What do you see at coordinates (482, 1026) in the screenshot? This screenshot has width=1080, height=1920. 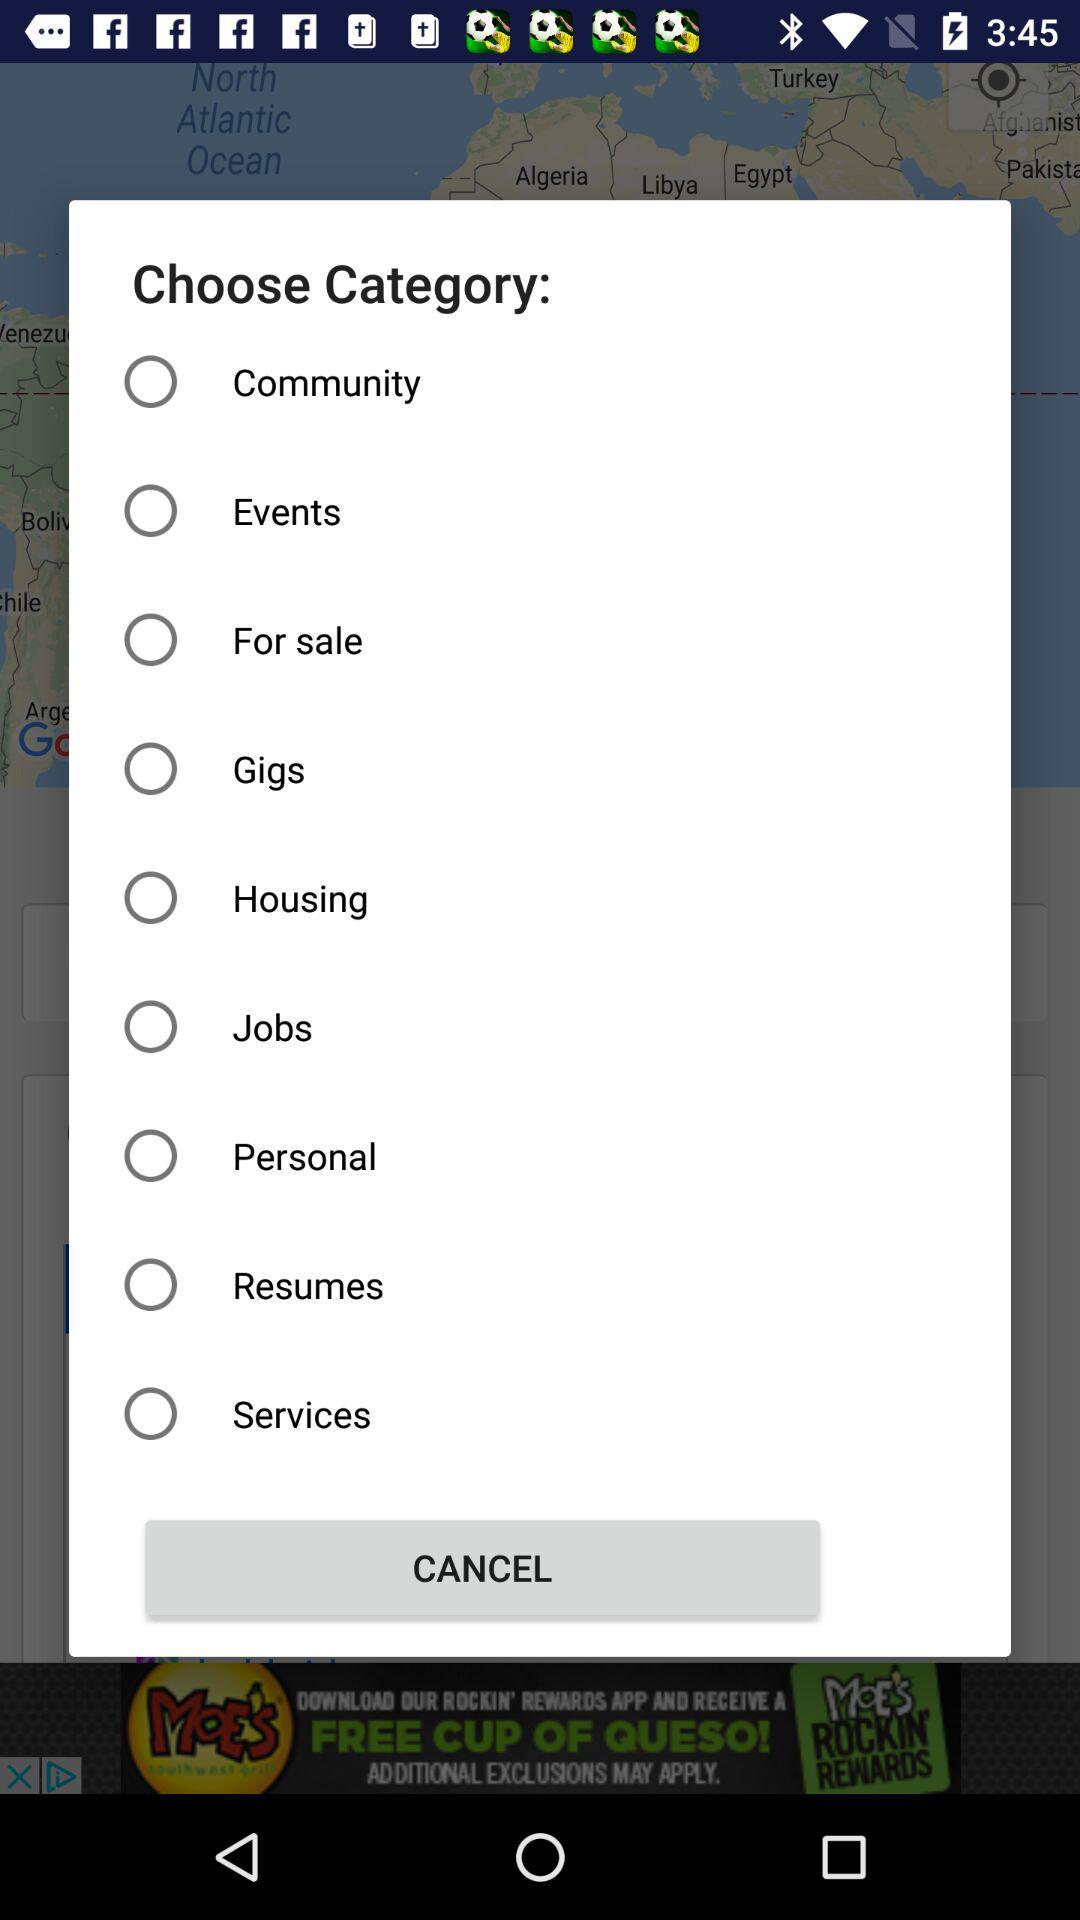 I see `the item above the personal` at bounding box center [482, 1026].